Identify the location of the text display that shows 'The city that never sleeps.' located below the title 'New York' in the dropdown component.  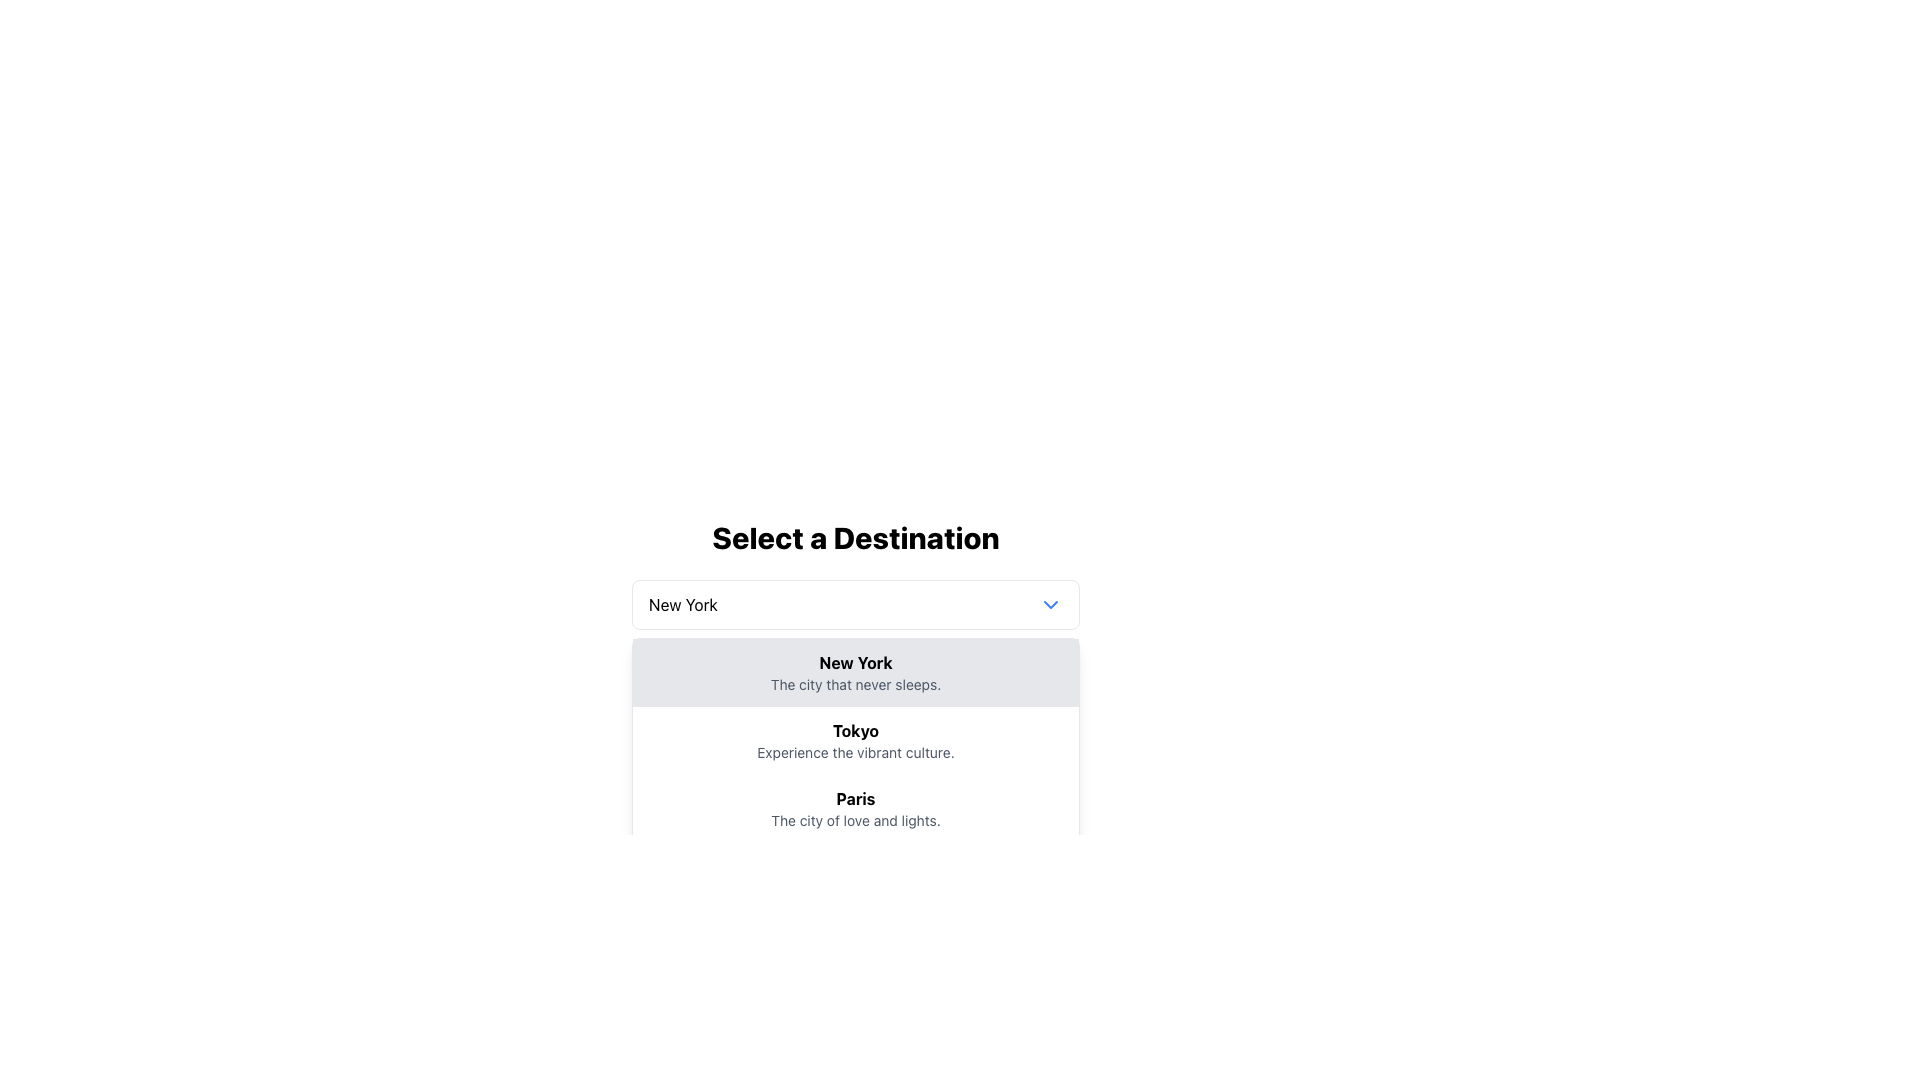
(855, 681).